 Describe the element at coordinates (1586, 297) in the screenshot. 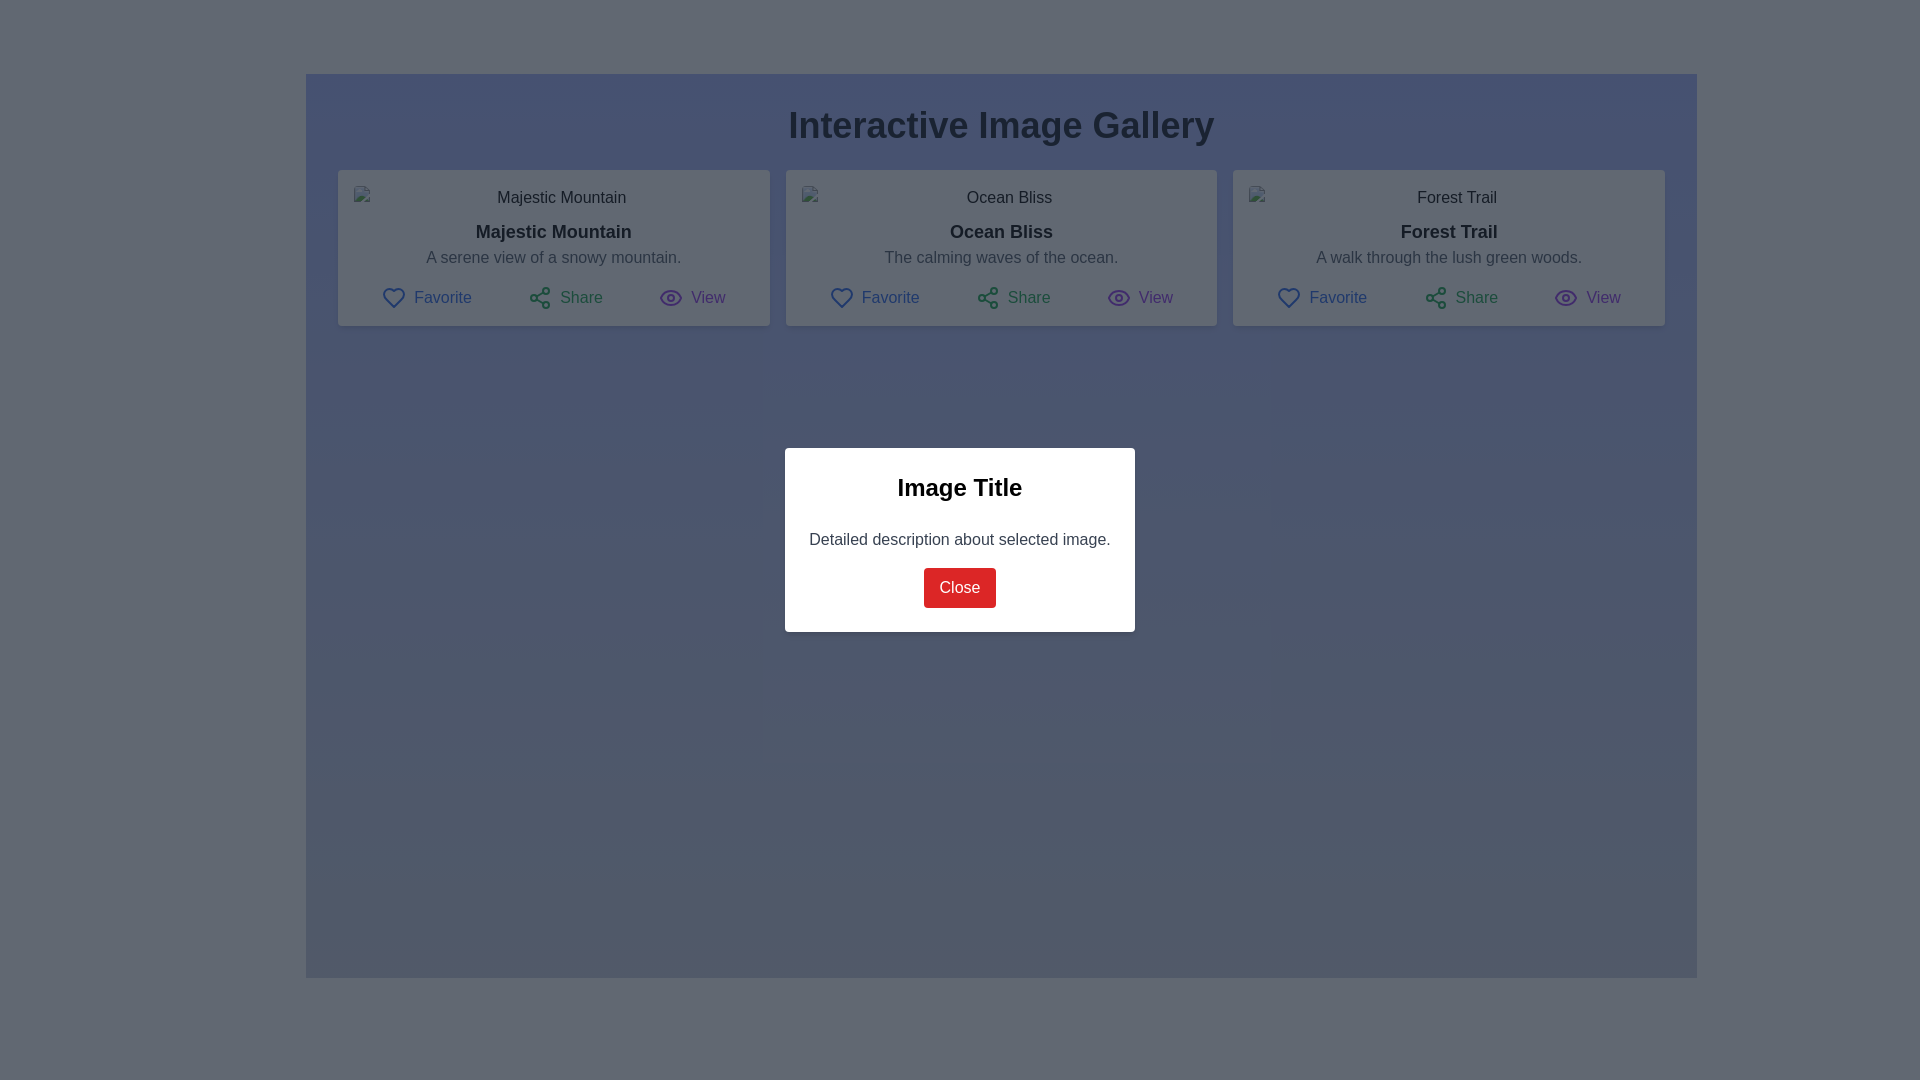

I see `the 'View' button, which is an eye-shaped icon followed by the text in purple color, located below the 'Forest Trail' section and to the right of the 'Share' button` at that location.